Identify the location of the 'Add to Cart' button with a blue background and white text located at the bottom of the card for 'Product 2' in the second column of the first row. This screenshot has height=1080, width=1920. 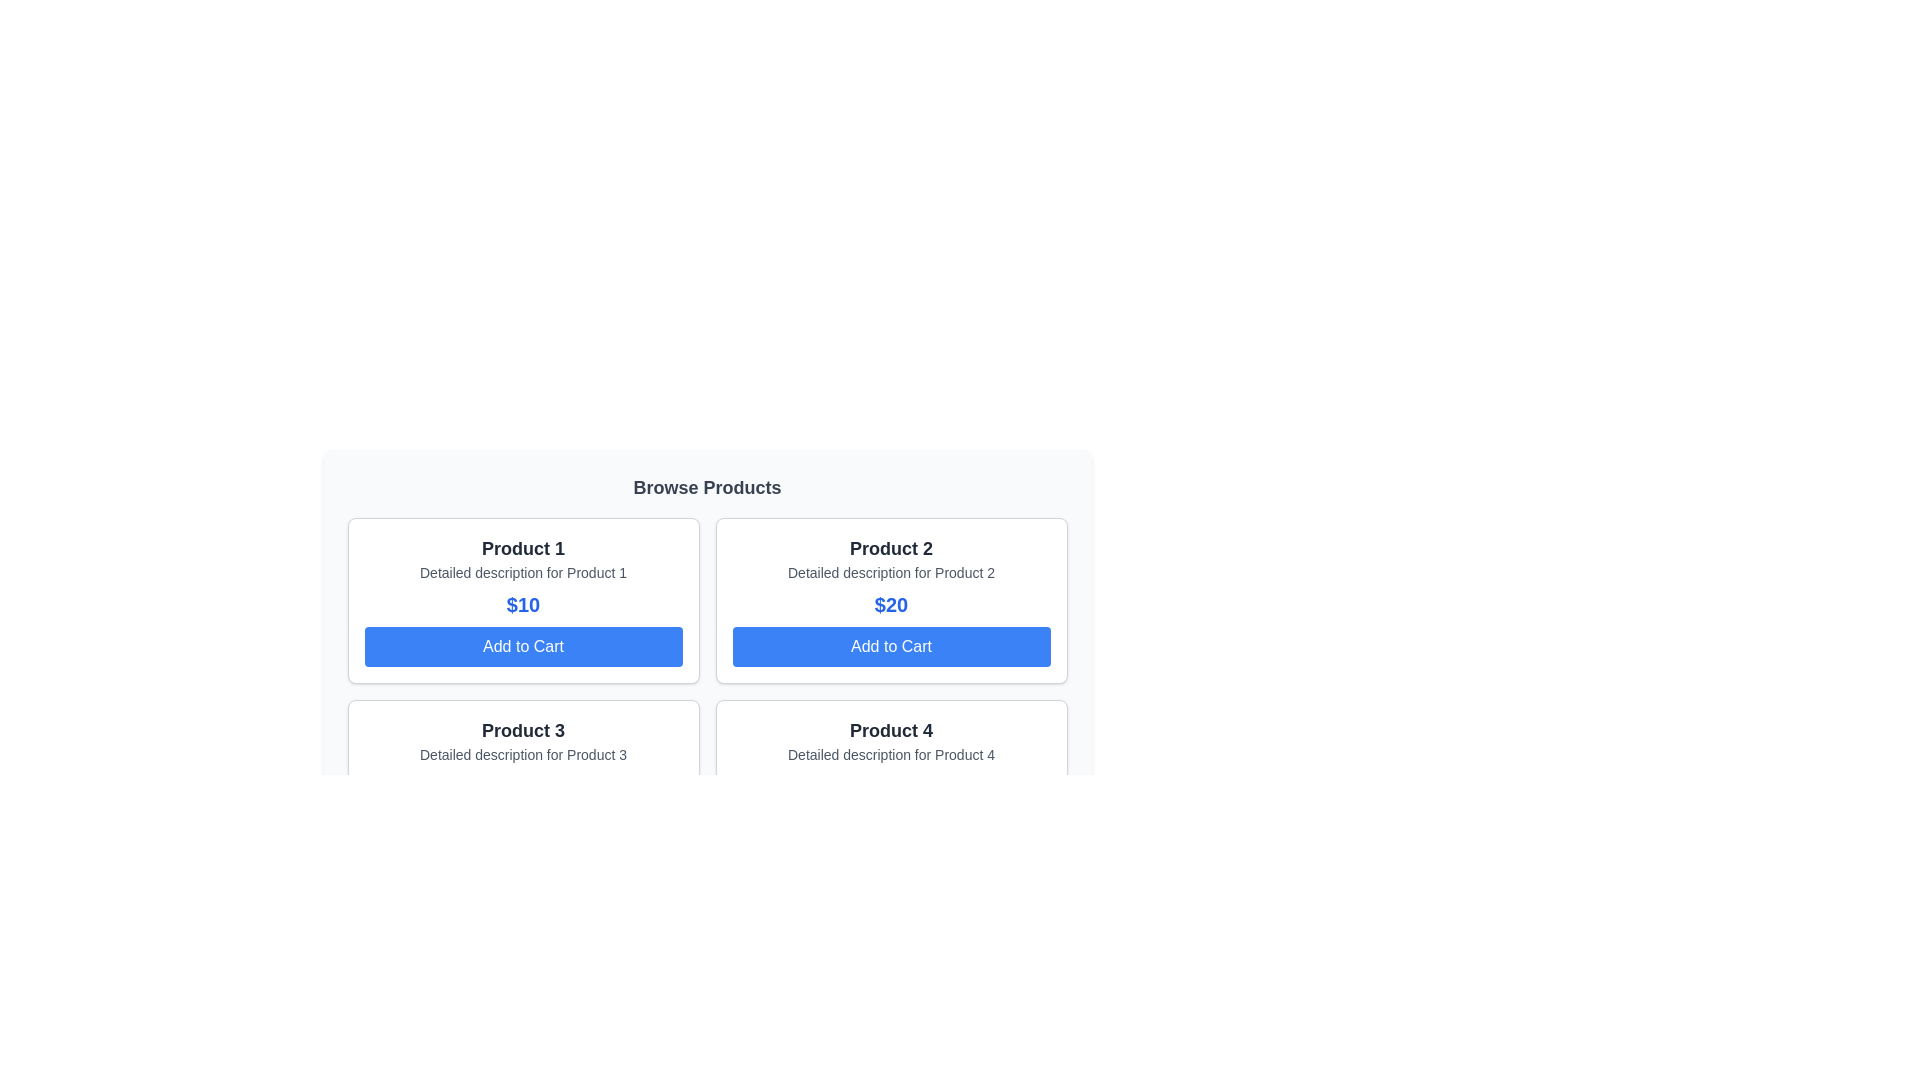
(890, 647).